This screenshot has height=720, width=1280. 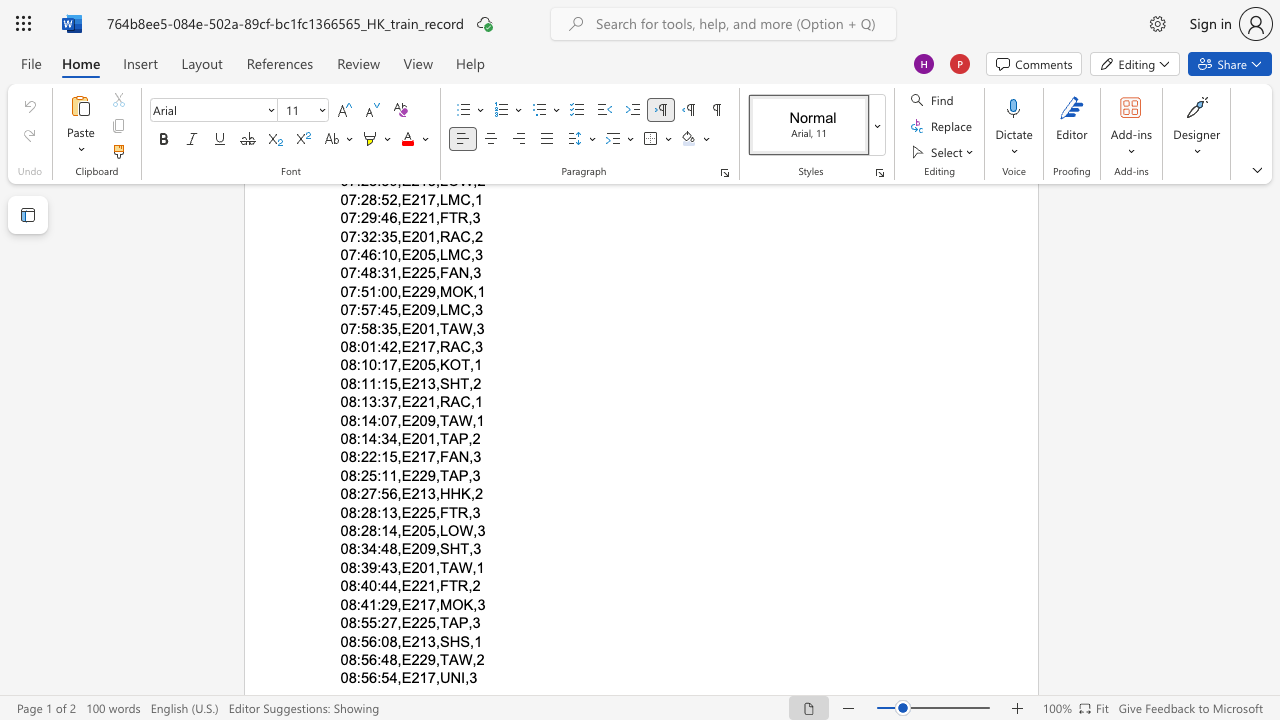 What do you see at coordinates (377, 494) in the screenshot?
I see `the subset text ":56,E213," within the text "08:27:56,E213,HHK,2"` at bounding box center [377, 494].